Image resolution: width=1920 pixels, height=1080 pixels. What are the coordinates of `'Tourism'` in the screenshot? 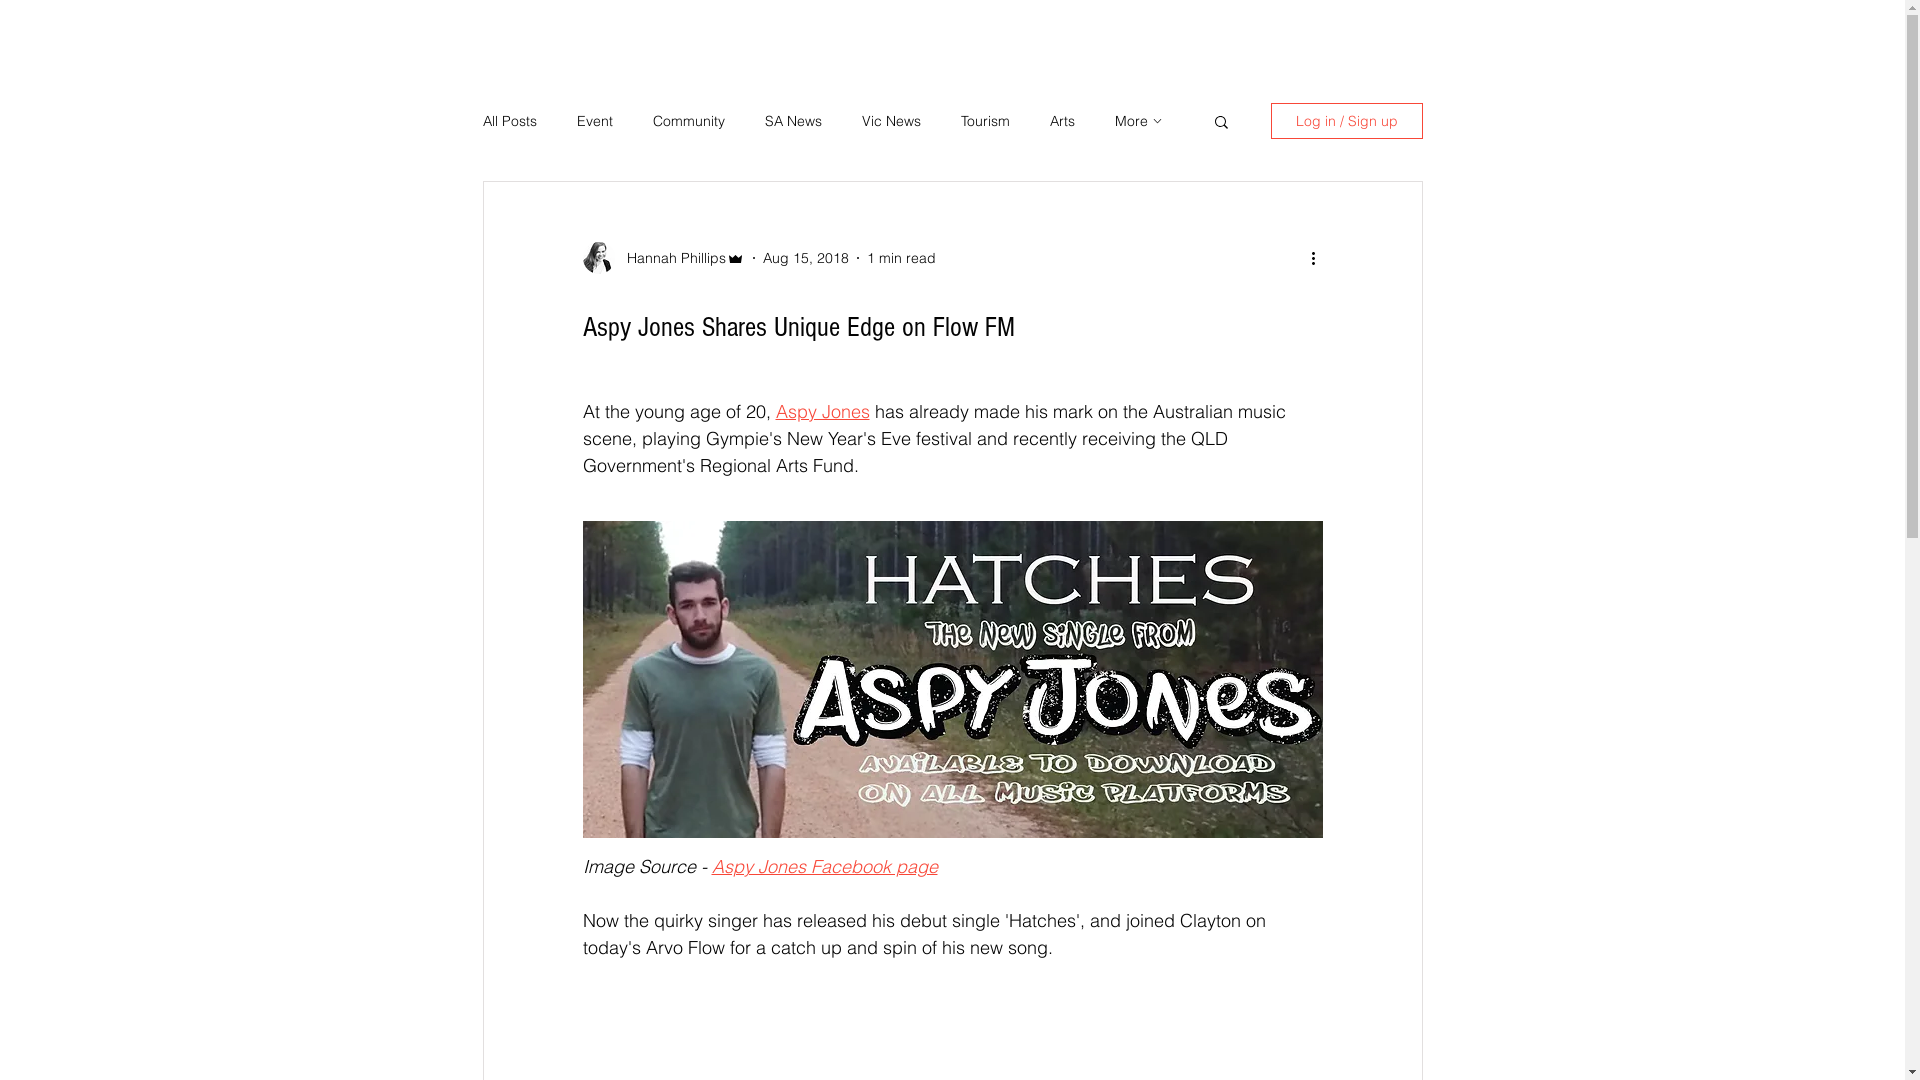 It's located at (984, 120).